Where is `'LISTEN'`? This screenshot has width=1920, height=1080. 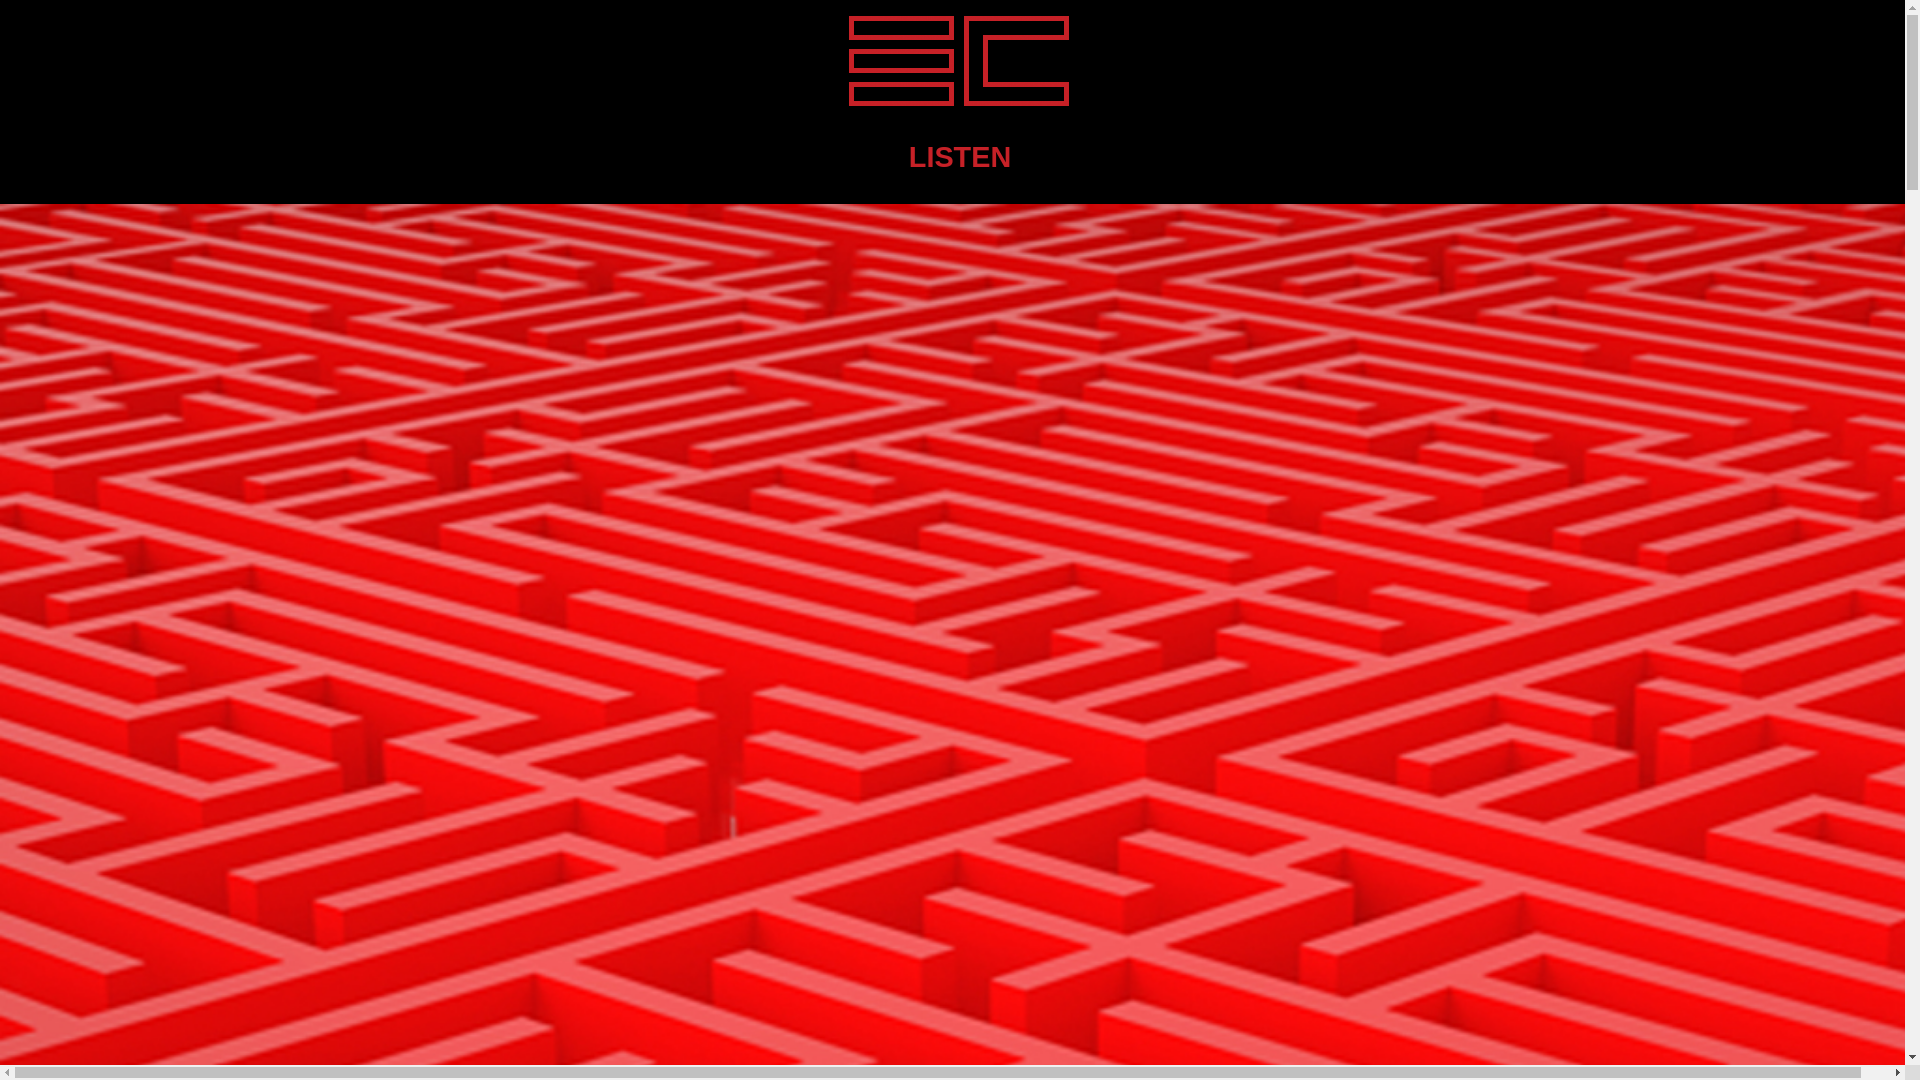
'LISTEN' is located at coordinates (907, 156).